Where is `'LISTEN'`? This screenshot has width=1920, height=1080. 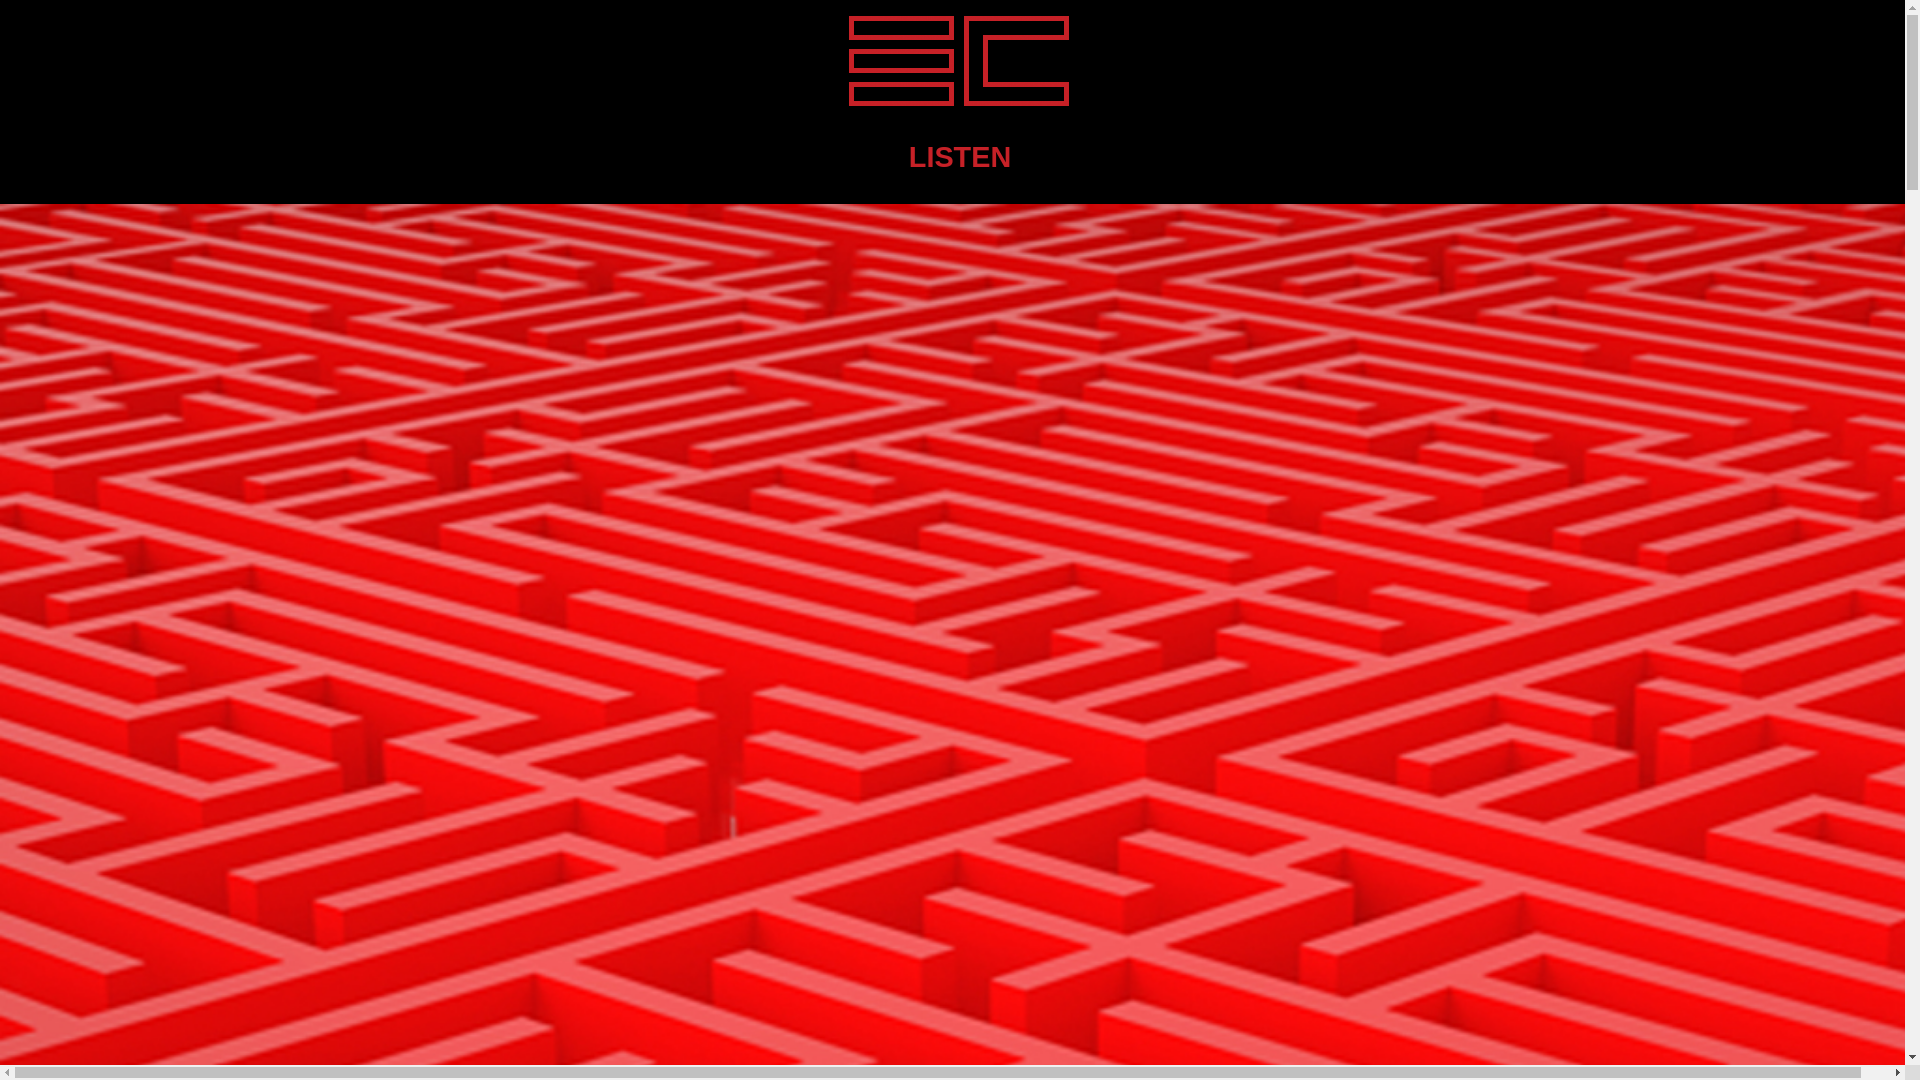
'LISTEN' is located at coordinates (907, 156).